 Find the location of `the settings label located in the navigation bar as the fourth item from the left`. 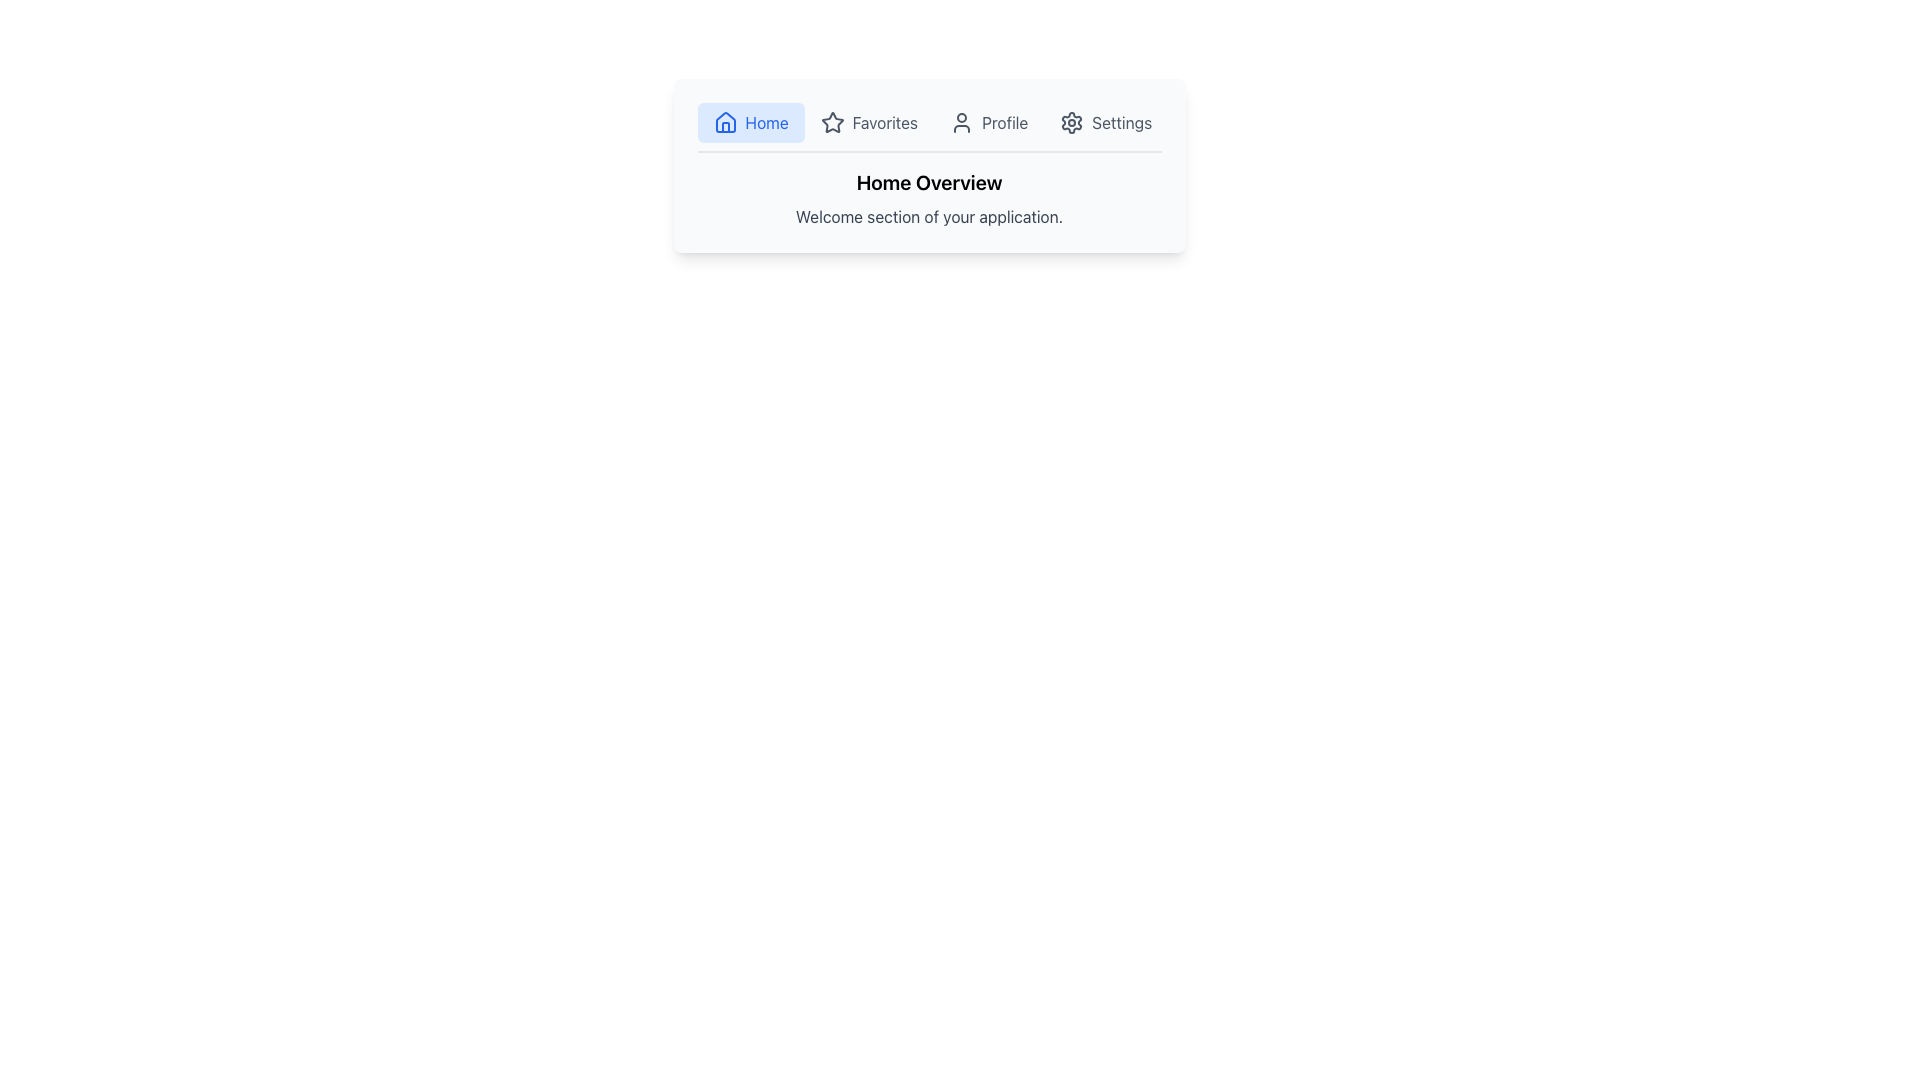

the settings label located in the navigation bar as the fourth item from the left is located at coordinates (1122, 123).